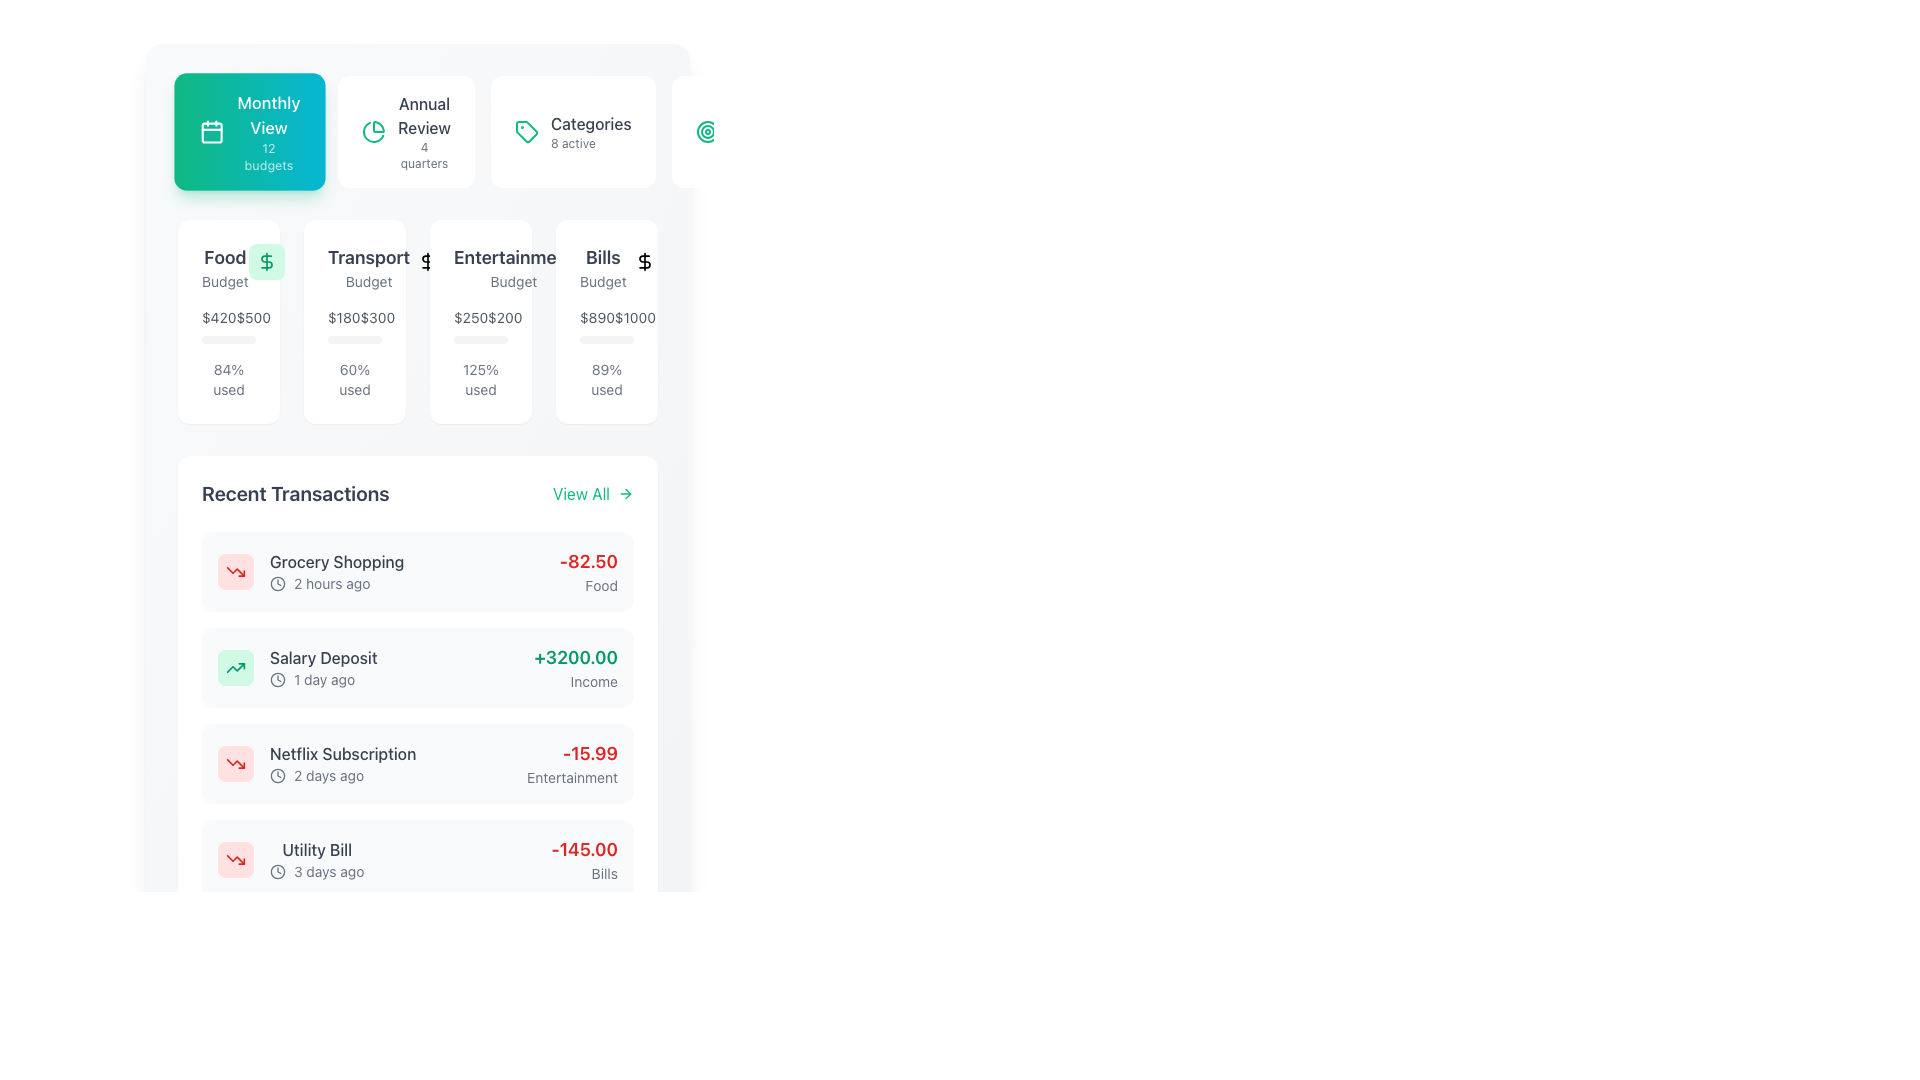  What do you see at coordinates (235, 859) in the screenshot?
I see `the red decrease icon indicating a downward trend in the first entry of the 'Recent Transactions' list, which represents a decrease or loss in the associated transaction details` at bounding box center [235, 859].